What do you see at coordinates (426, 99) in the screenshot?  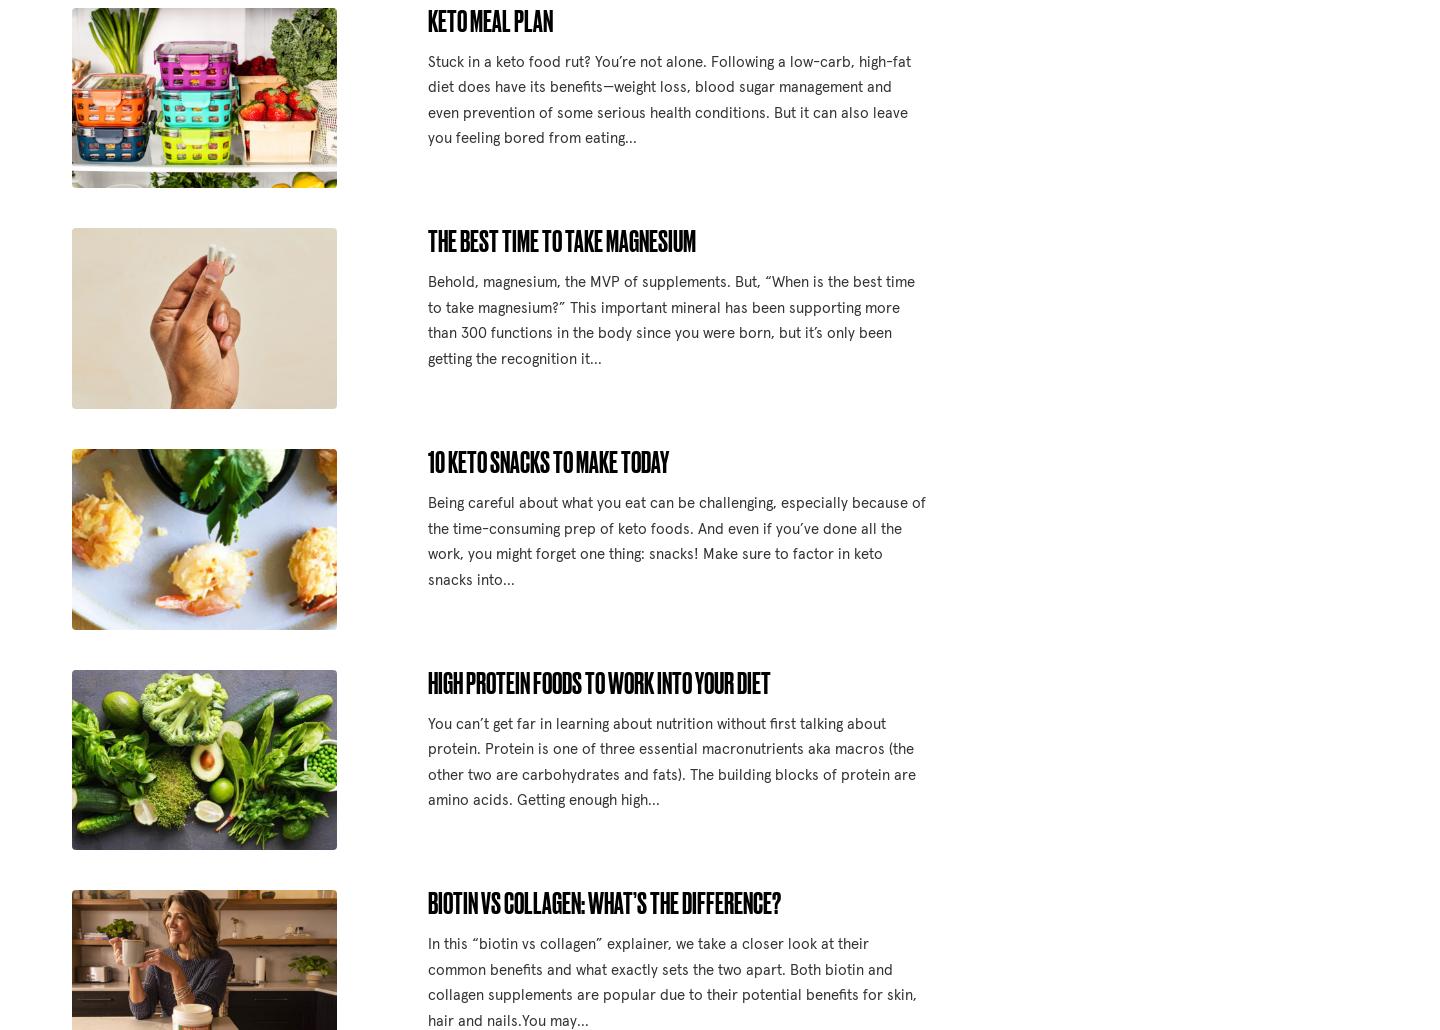 I see `'Stuck in a keto food rut? You’re not alone. Following a low-carb, high-fat diet does have its benefits—weight loss, blood sugar management and even prevention of some serious health conditions. But it can also leave you feeling bored from eating...'` at bounding box center [426, 99].